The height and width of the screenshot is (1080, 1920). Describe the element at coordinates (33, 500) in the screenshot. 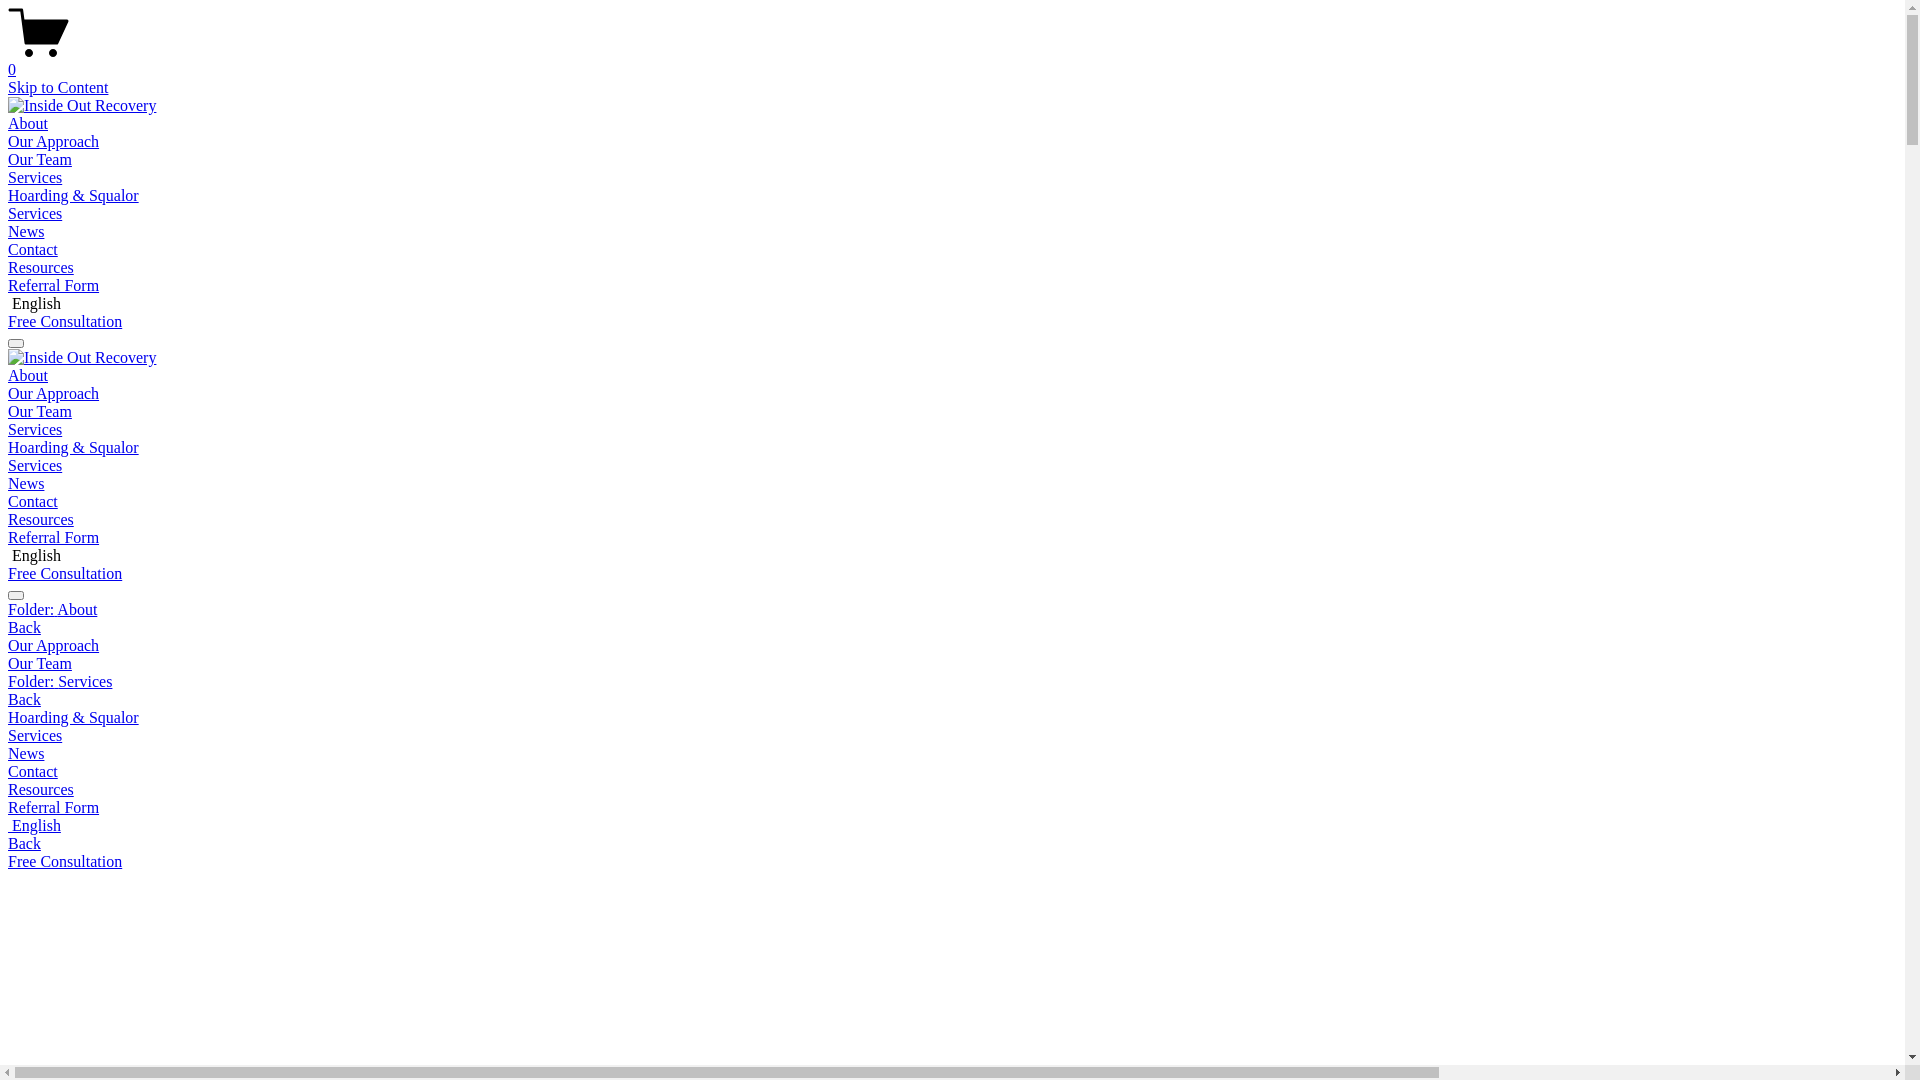

I see `'Contact'` at that location.